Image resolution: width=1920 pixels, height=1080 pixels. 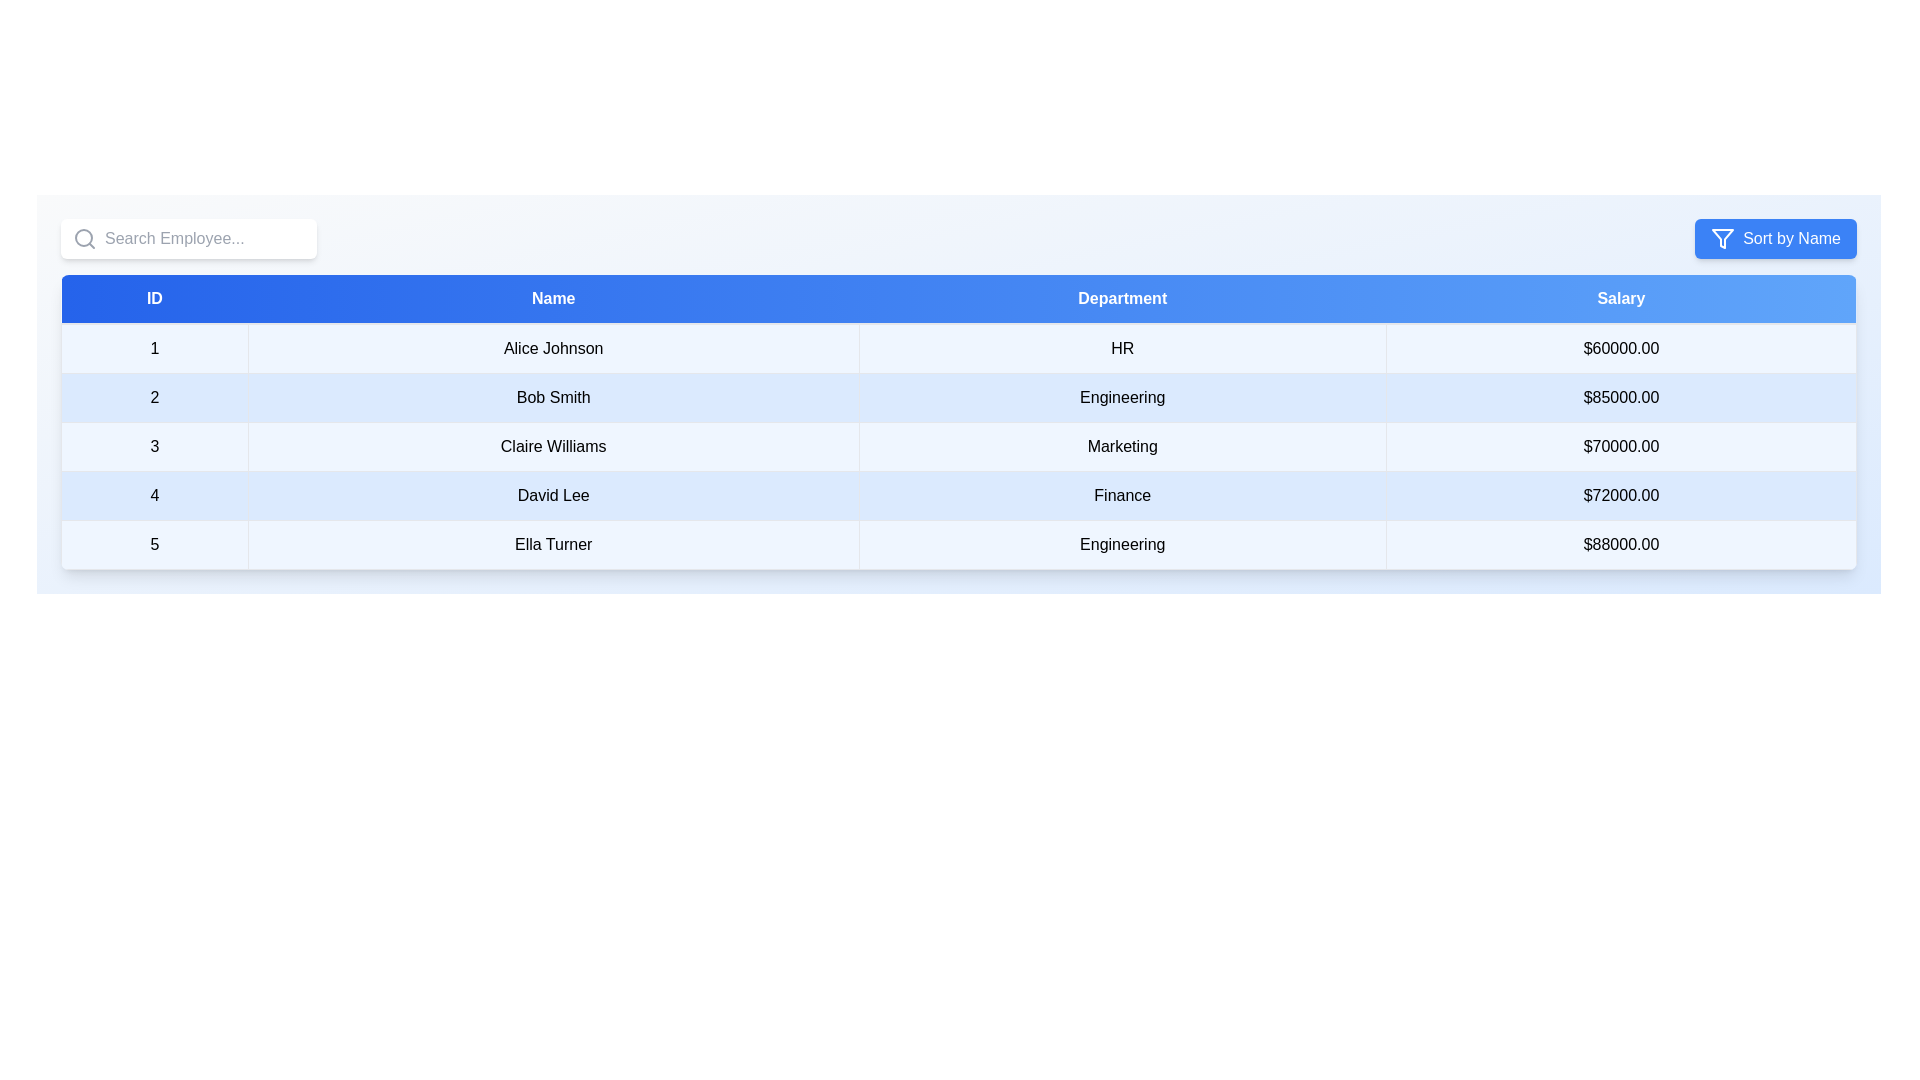 What do you see at coordinates (153, 299) in the screenshot?
I see `the text label displaying 'ID' in the table header with a blue background and white text, located at the far-left end of the table` at bounding box center [153, 299].